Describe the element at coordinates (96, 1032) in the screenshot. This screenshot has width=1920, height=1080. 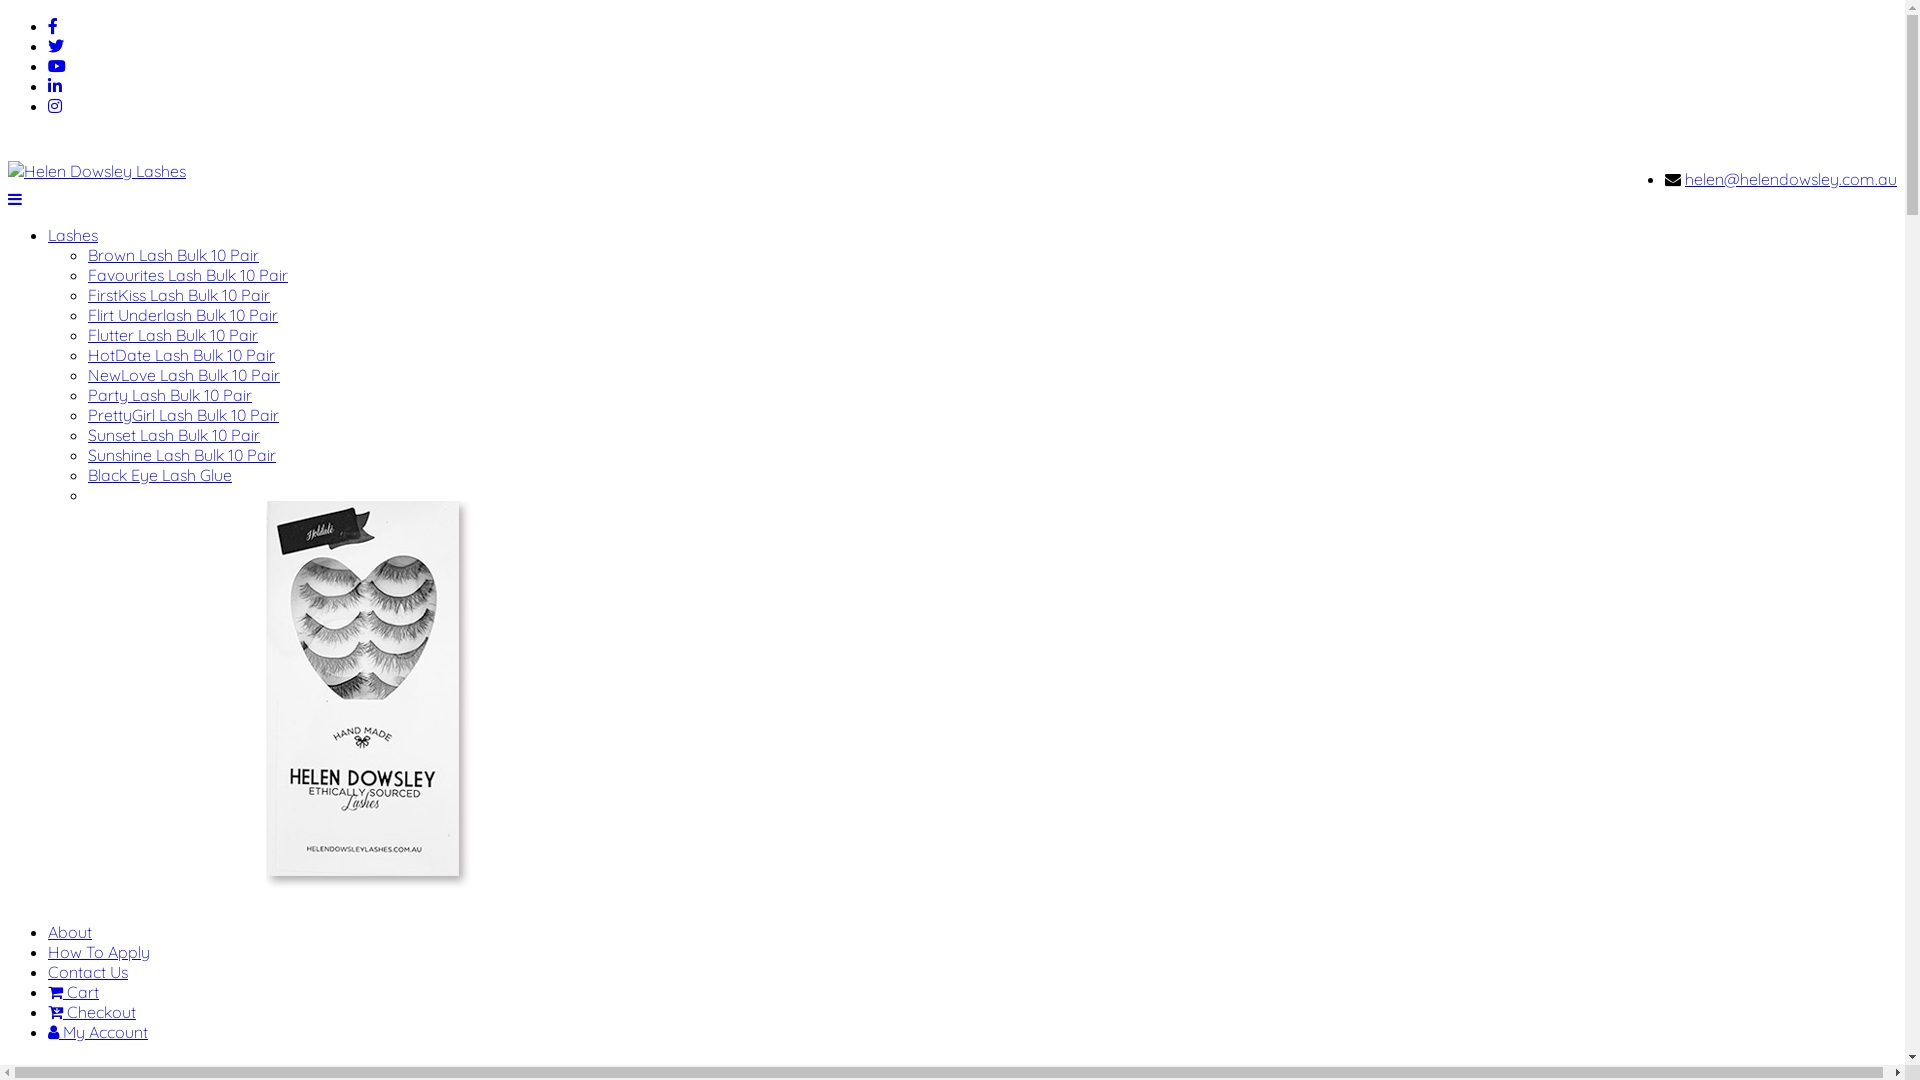
I see `'My Account'` at that location.